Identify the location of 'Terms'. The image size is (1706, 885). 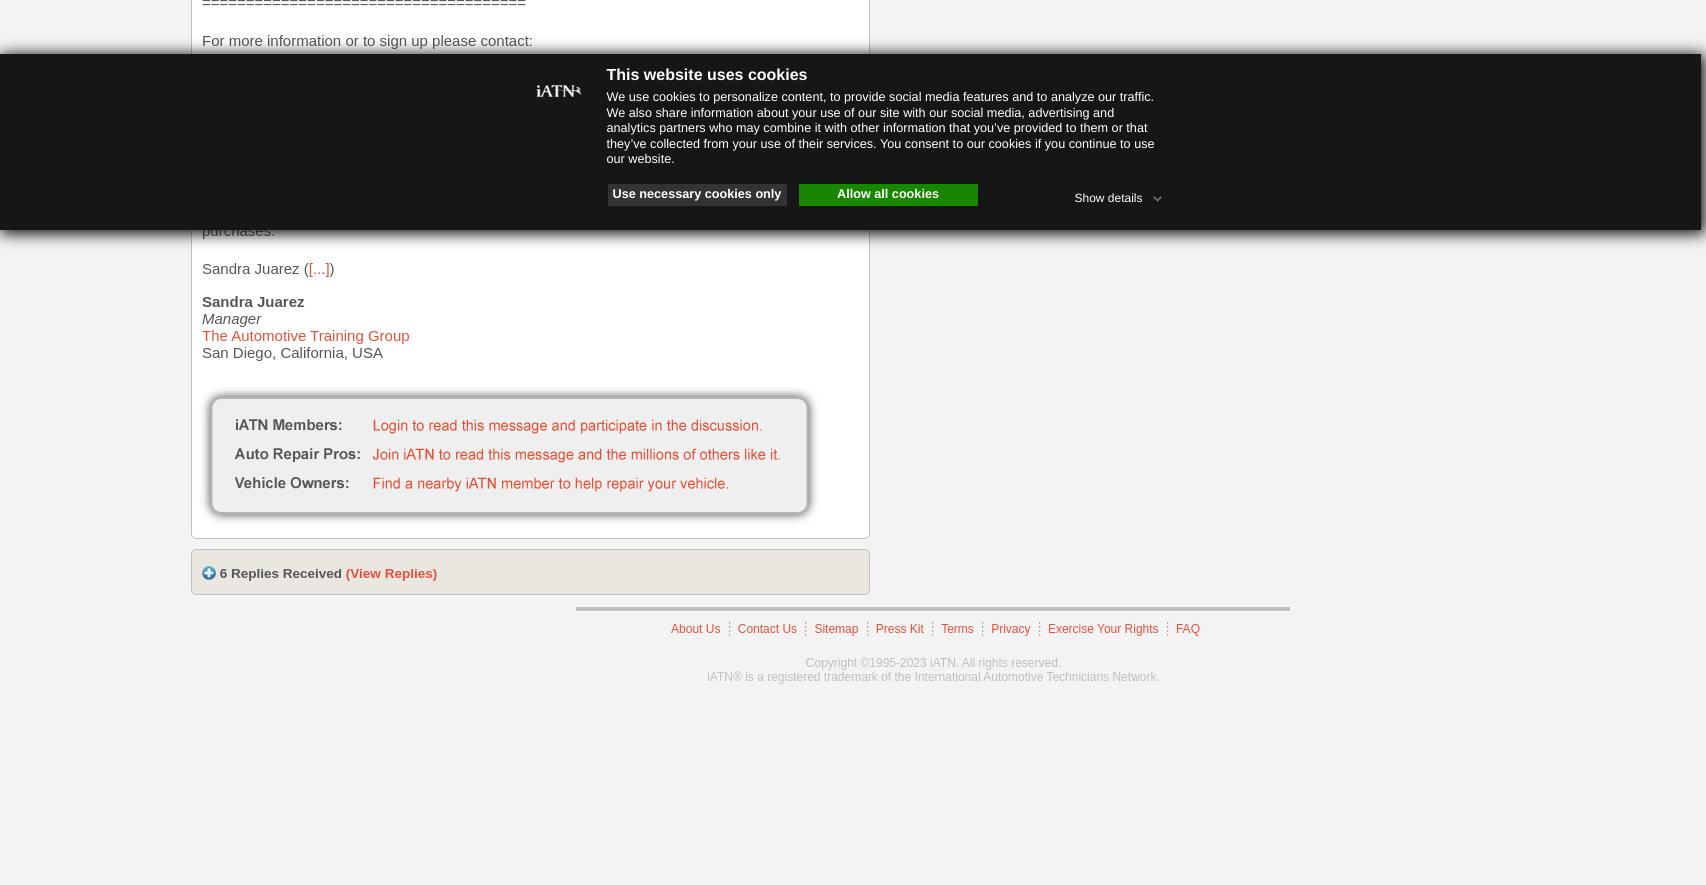
(941, 627).